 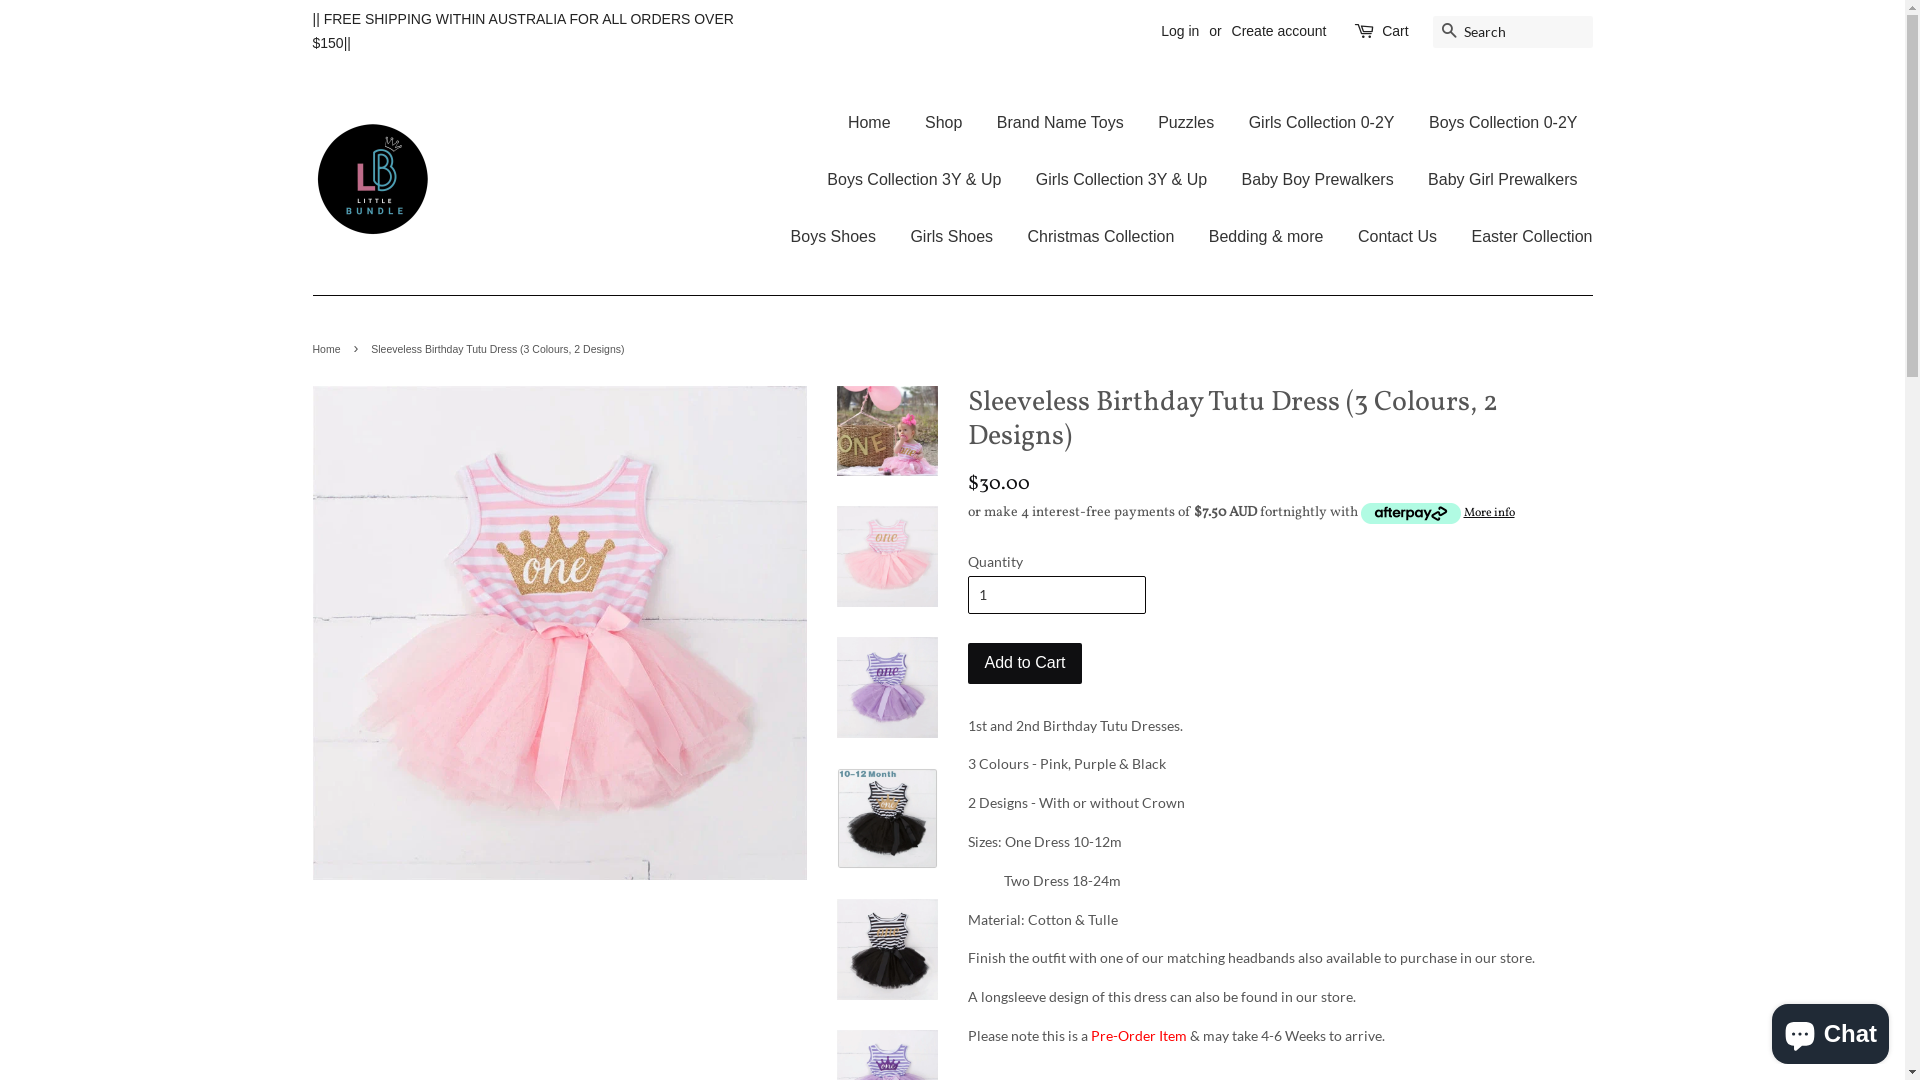 What do you see at coordinates (950, 235) in the screenshot?
I see `'Girls Shoes'` at bounding box center [950, 235].